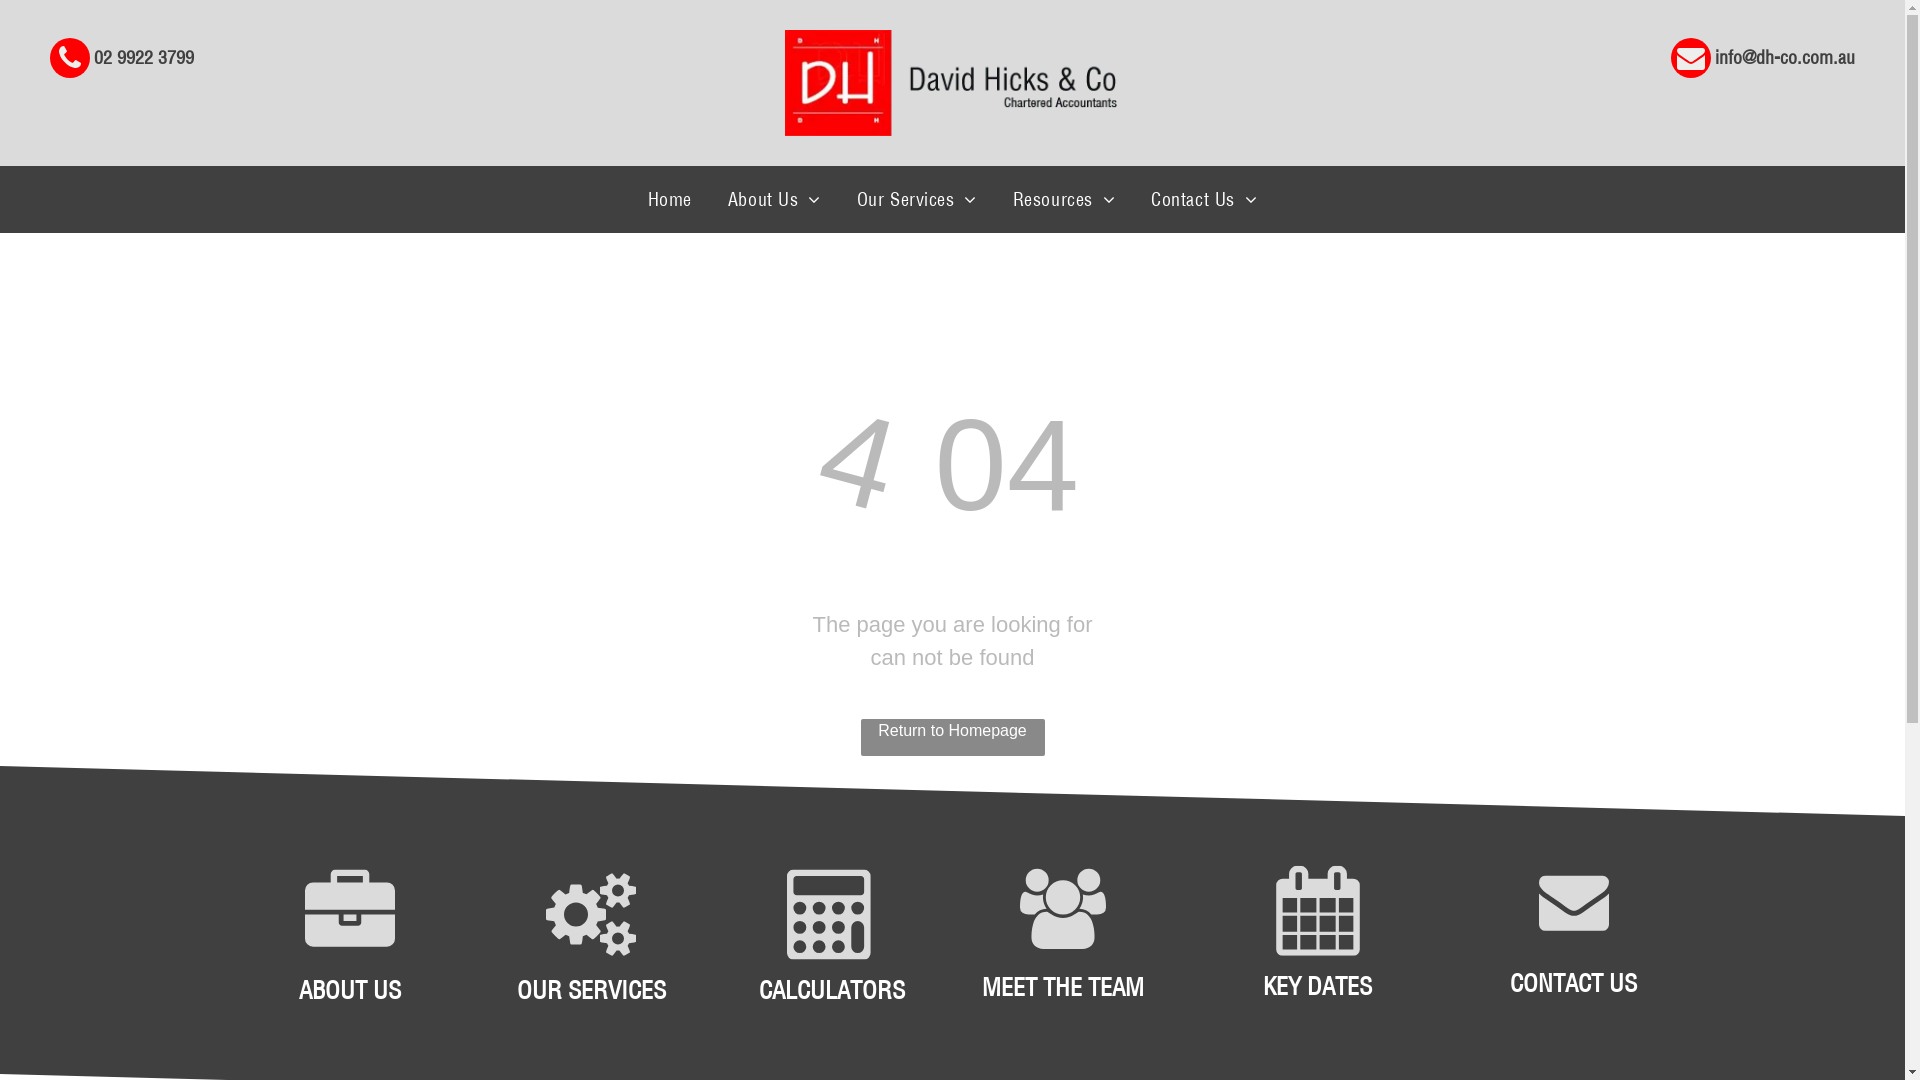 The width and height of the screenshot is (1920, 1080). Describe the element at coordinates (949, 82) in the screenshot. I see `'David Hicks & Co, Chartered Accountants, Milton Point NSW'` at that location.